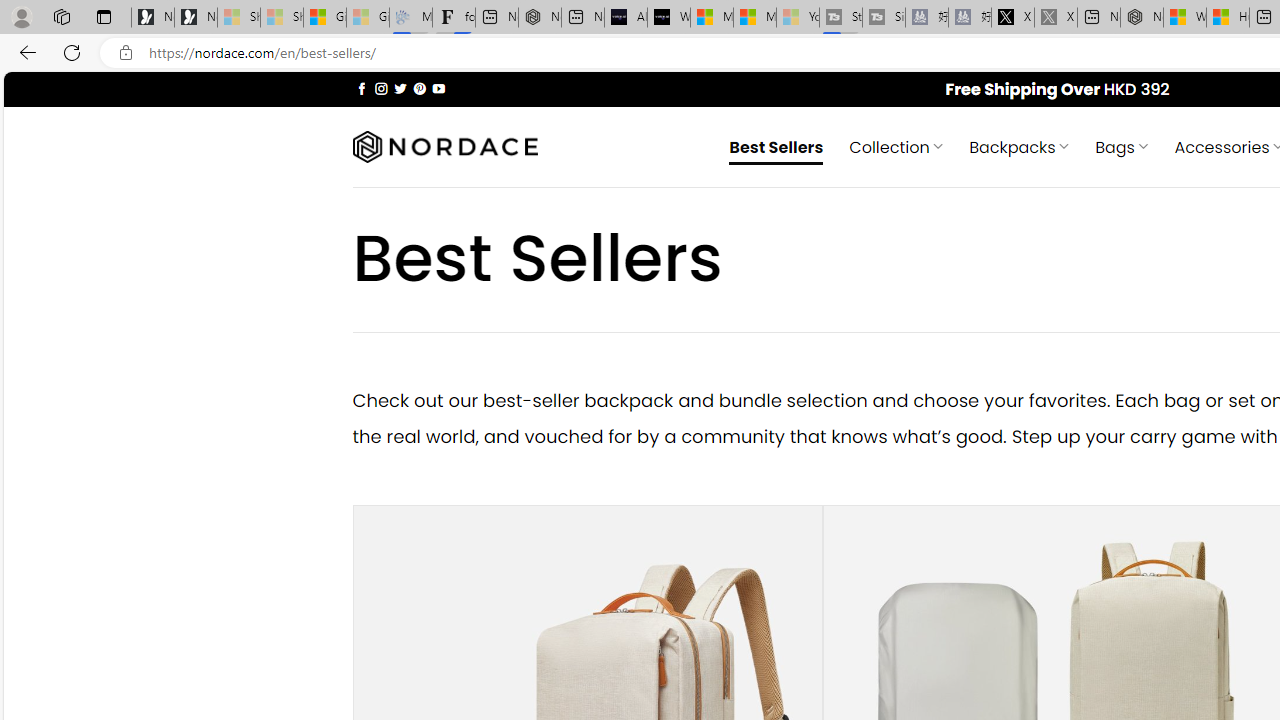 This screenshot has width=1280, height=720. Describe the element at coordinates (624, 17) in the screenshot. I see `'AI Voice Changer for PC and Mac - Voice.ai'` at that location.